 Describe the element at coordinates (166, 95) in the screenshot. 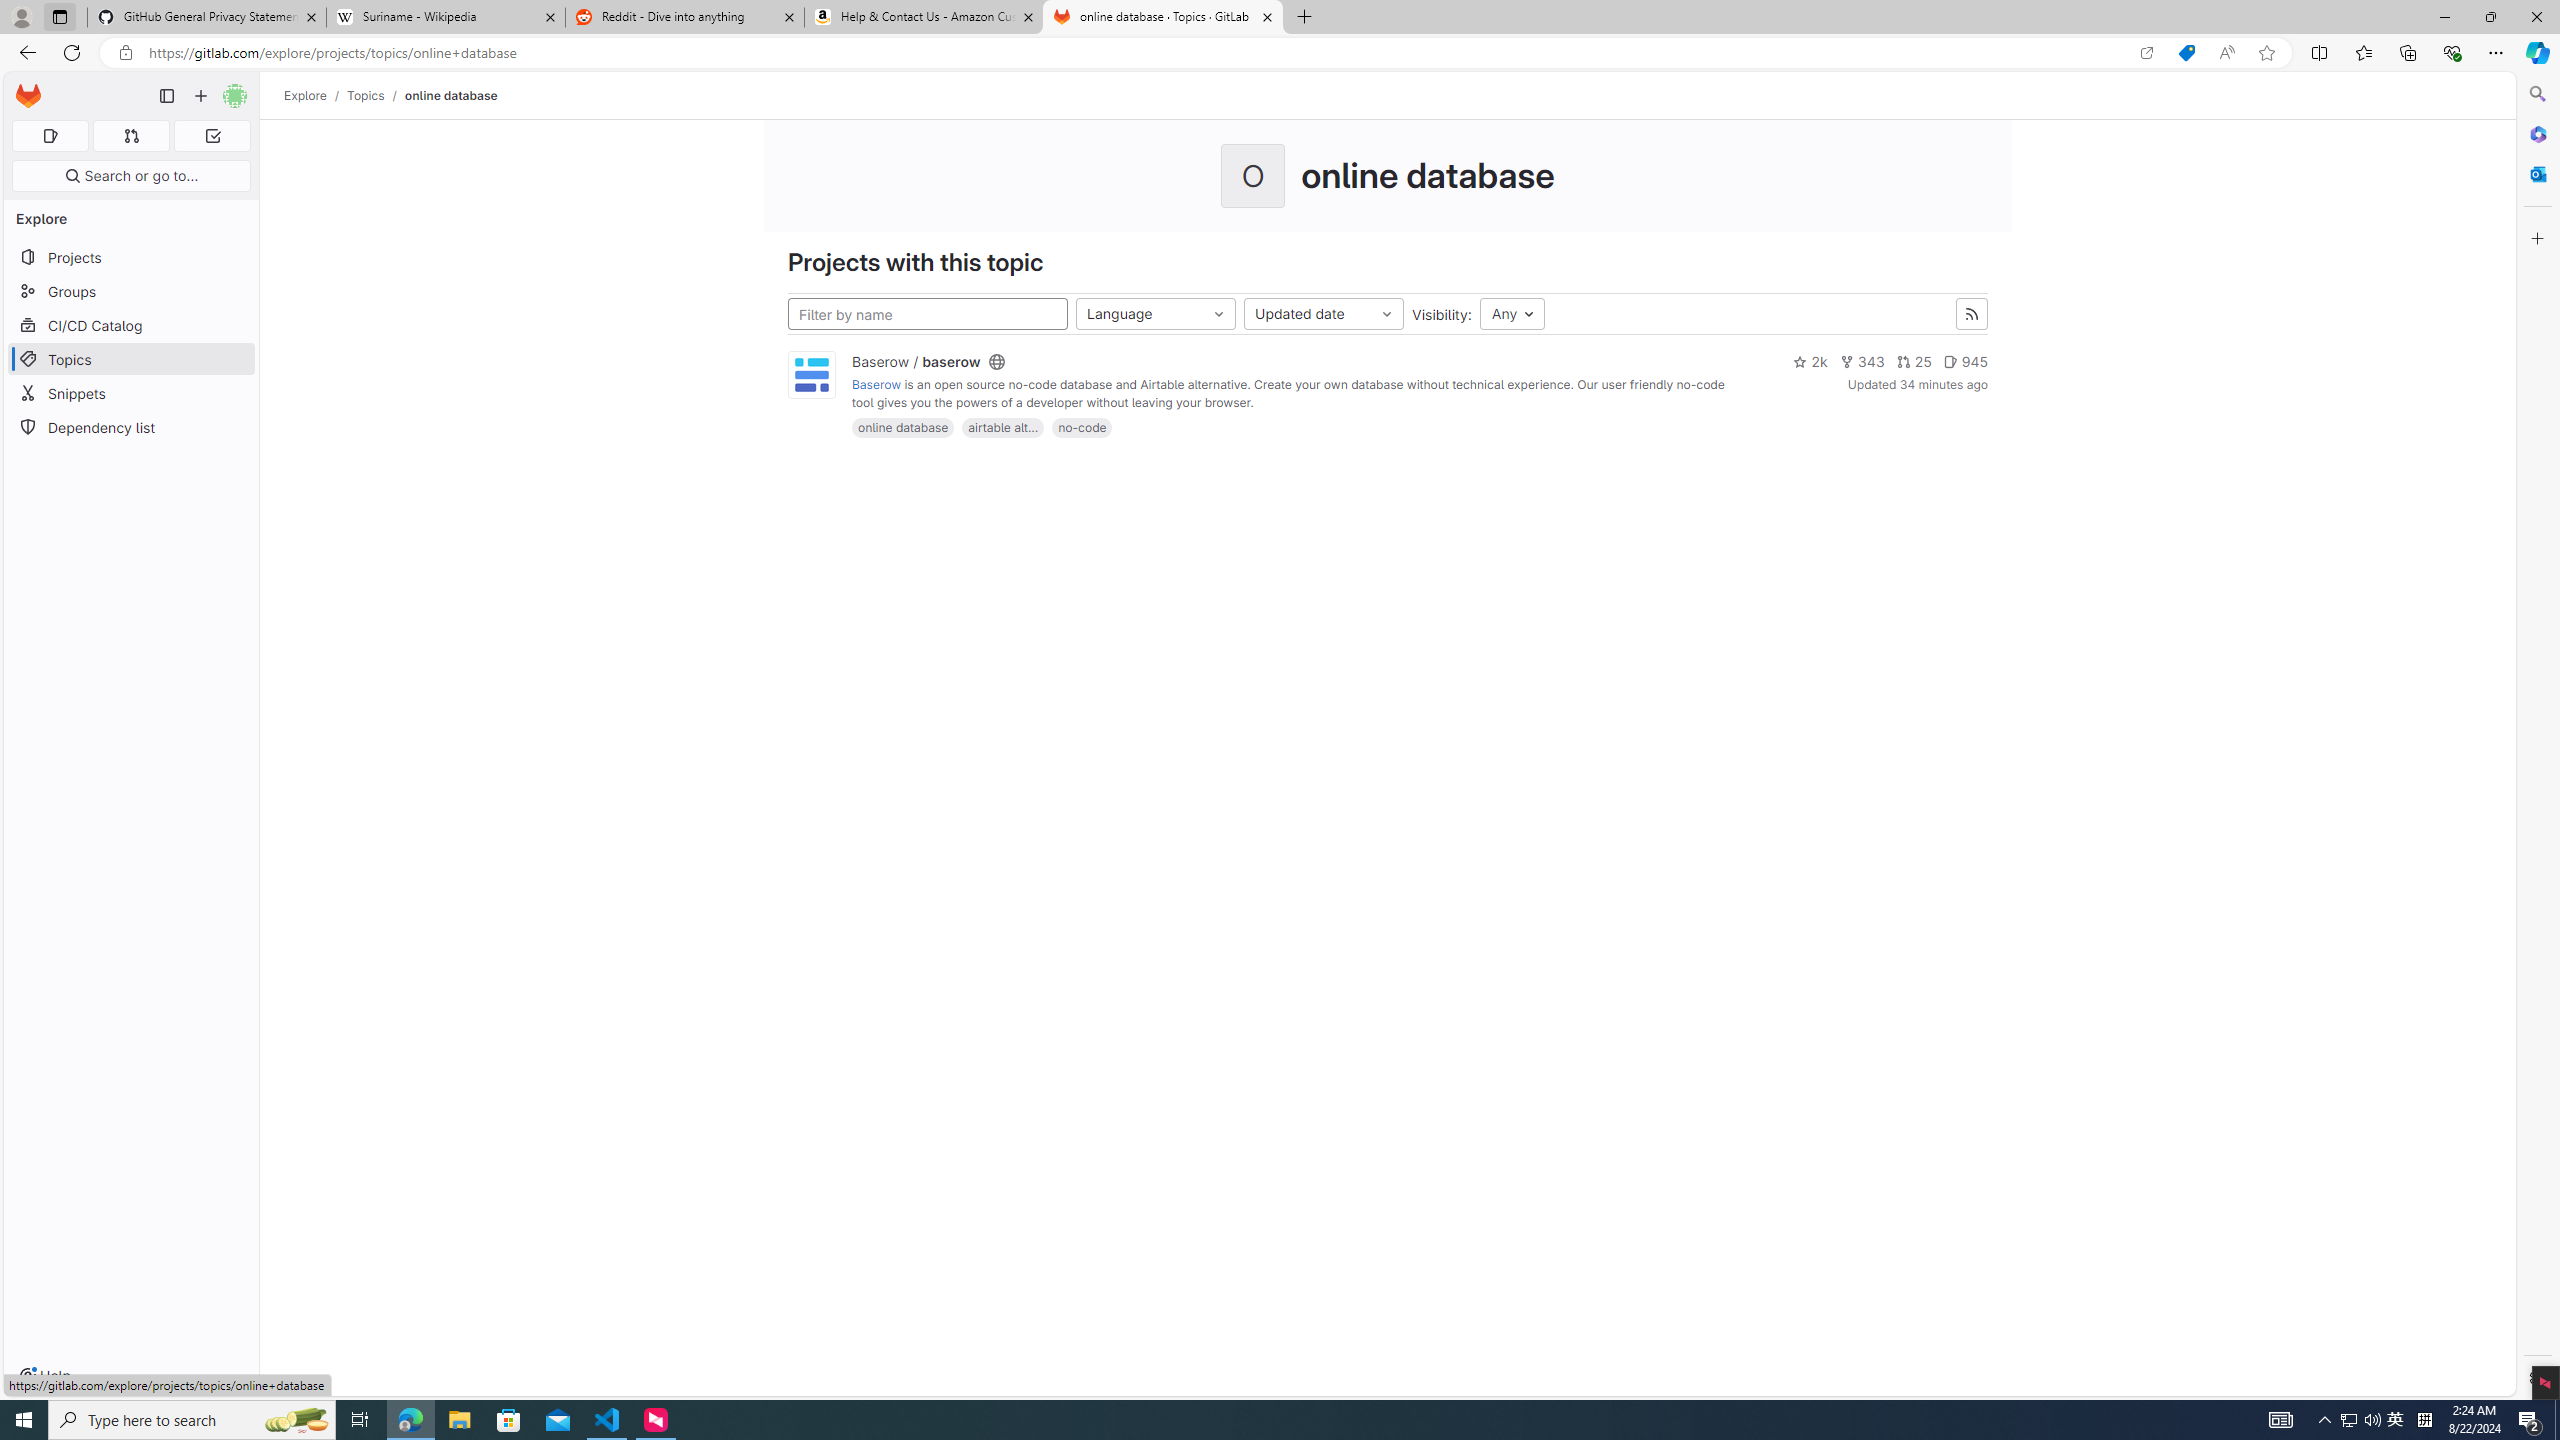

I see `'Primary navigation sidebar'` at that location.